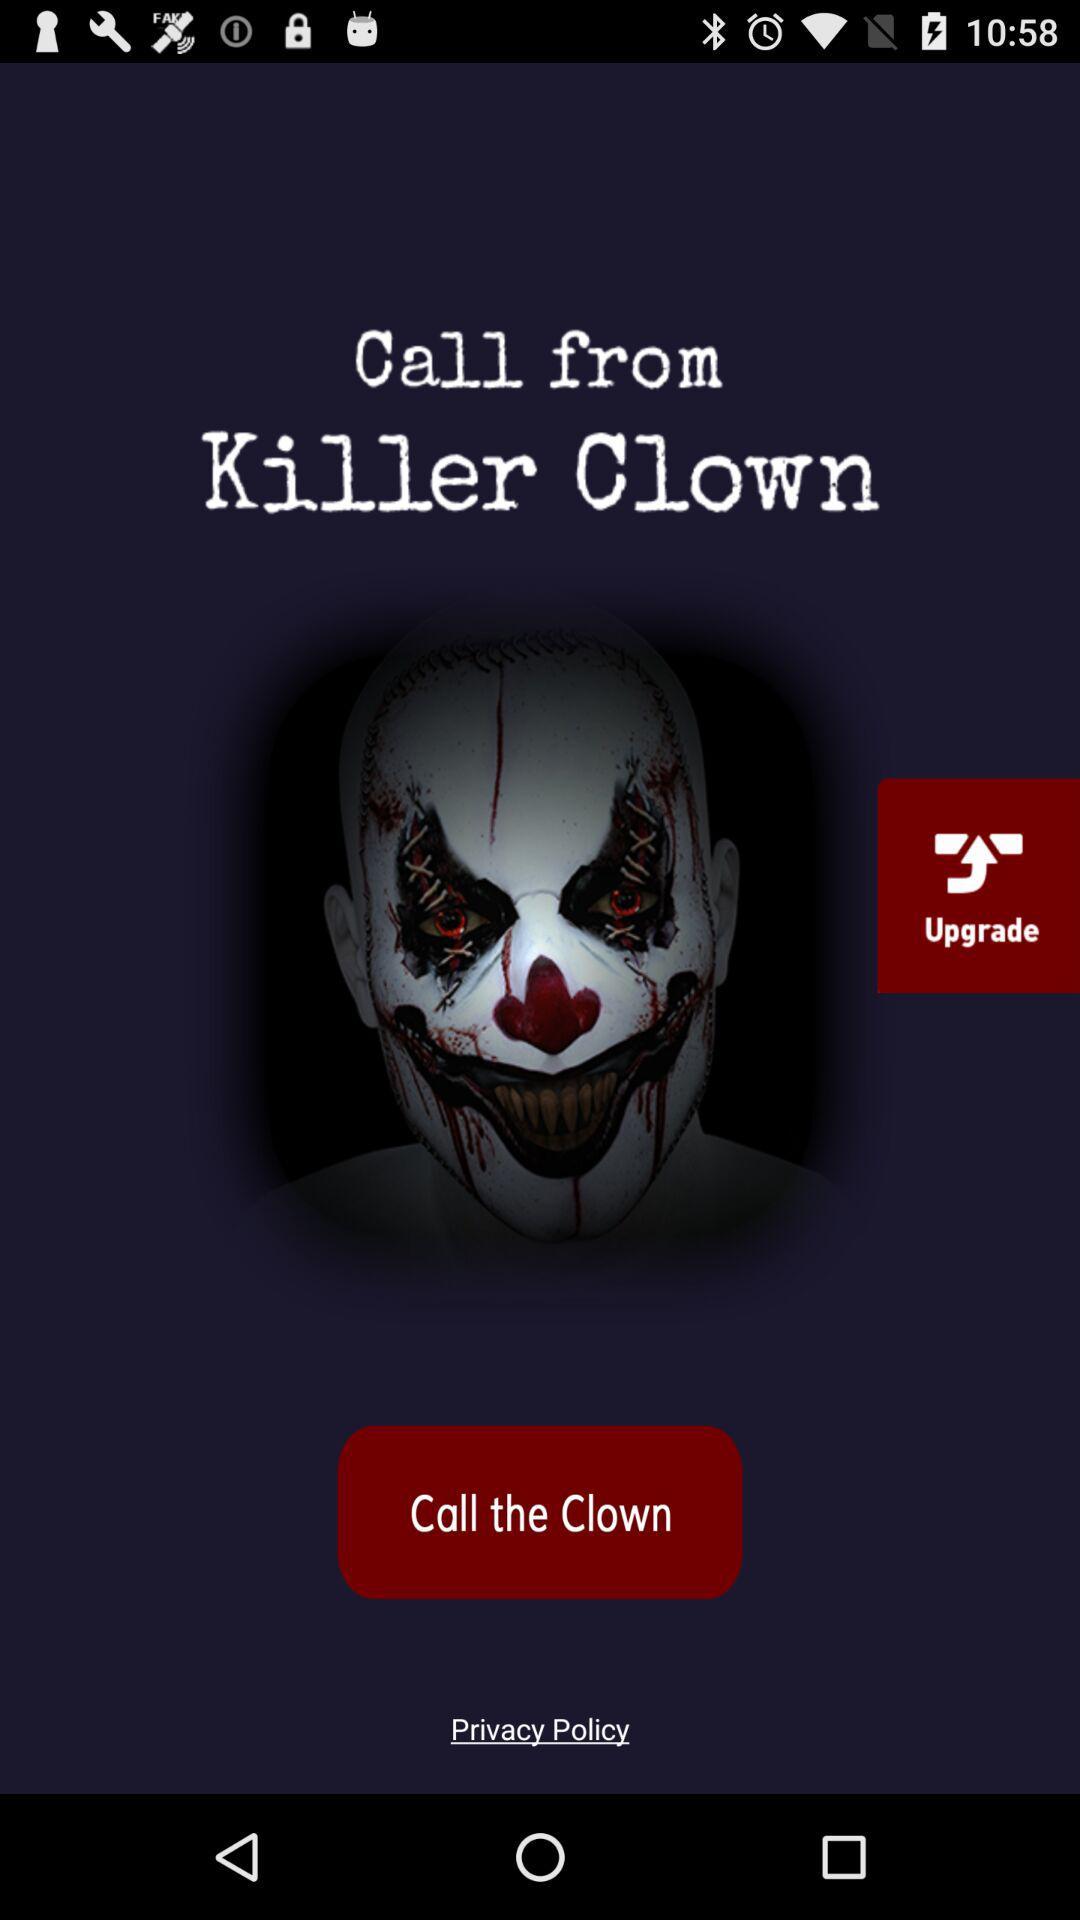 This screenshot has height=1920, width=1080. I want to click on upgrade killer clown, so click(977, 883).